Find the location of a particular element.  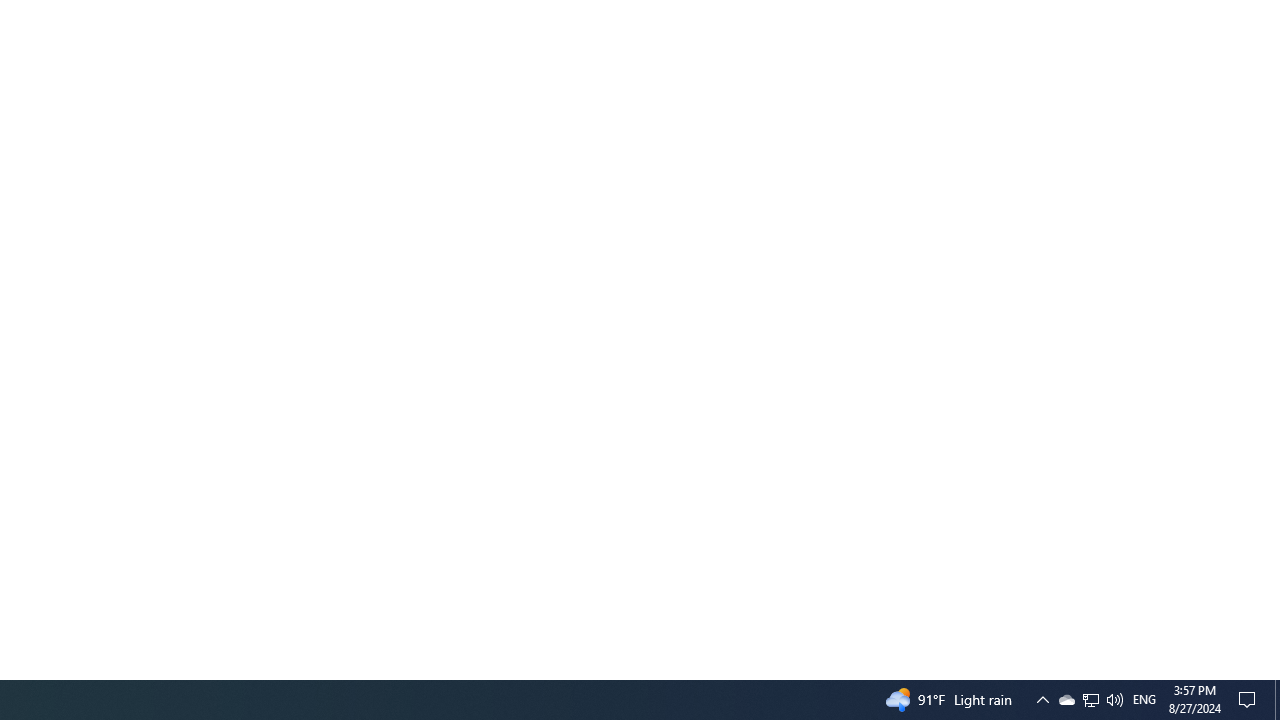

'User Promoted Notification Area' is located at coordinates (1113, 698).